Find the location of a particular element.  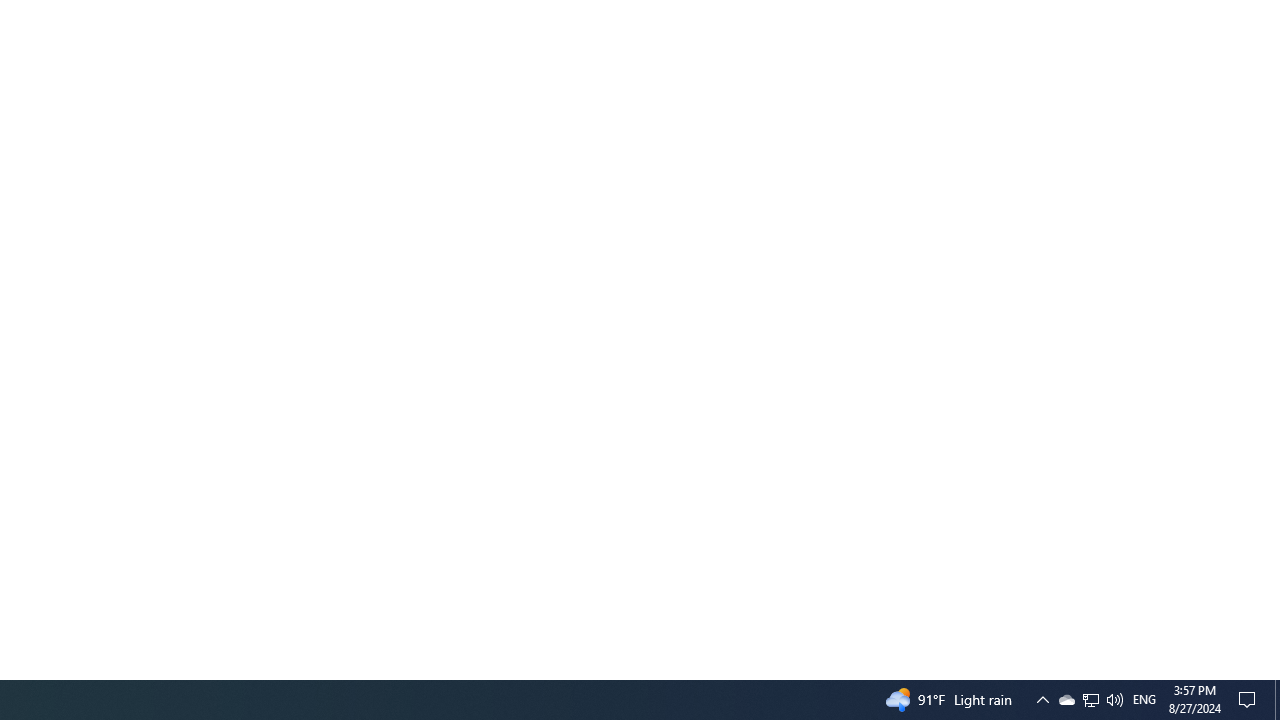

'User Promoted Notification Area' is located at coordinates (1113, 698).